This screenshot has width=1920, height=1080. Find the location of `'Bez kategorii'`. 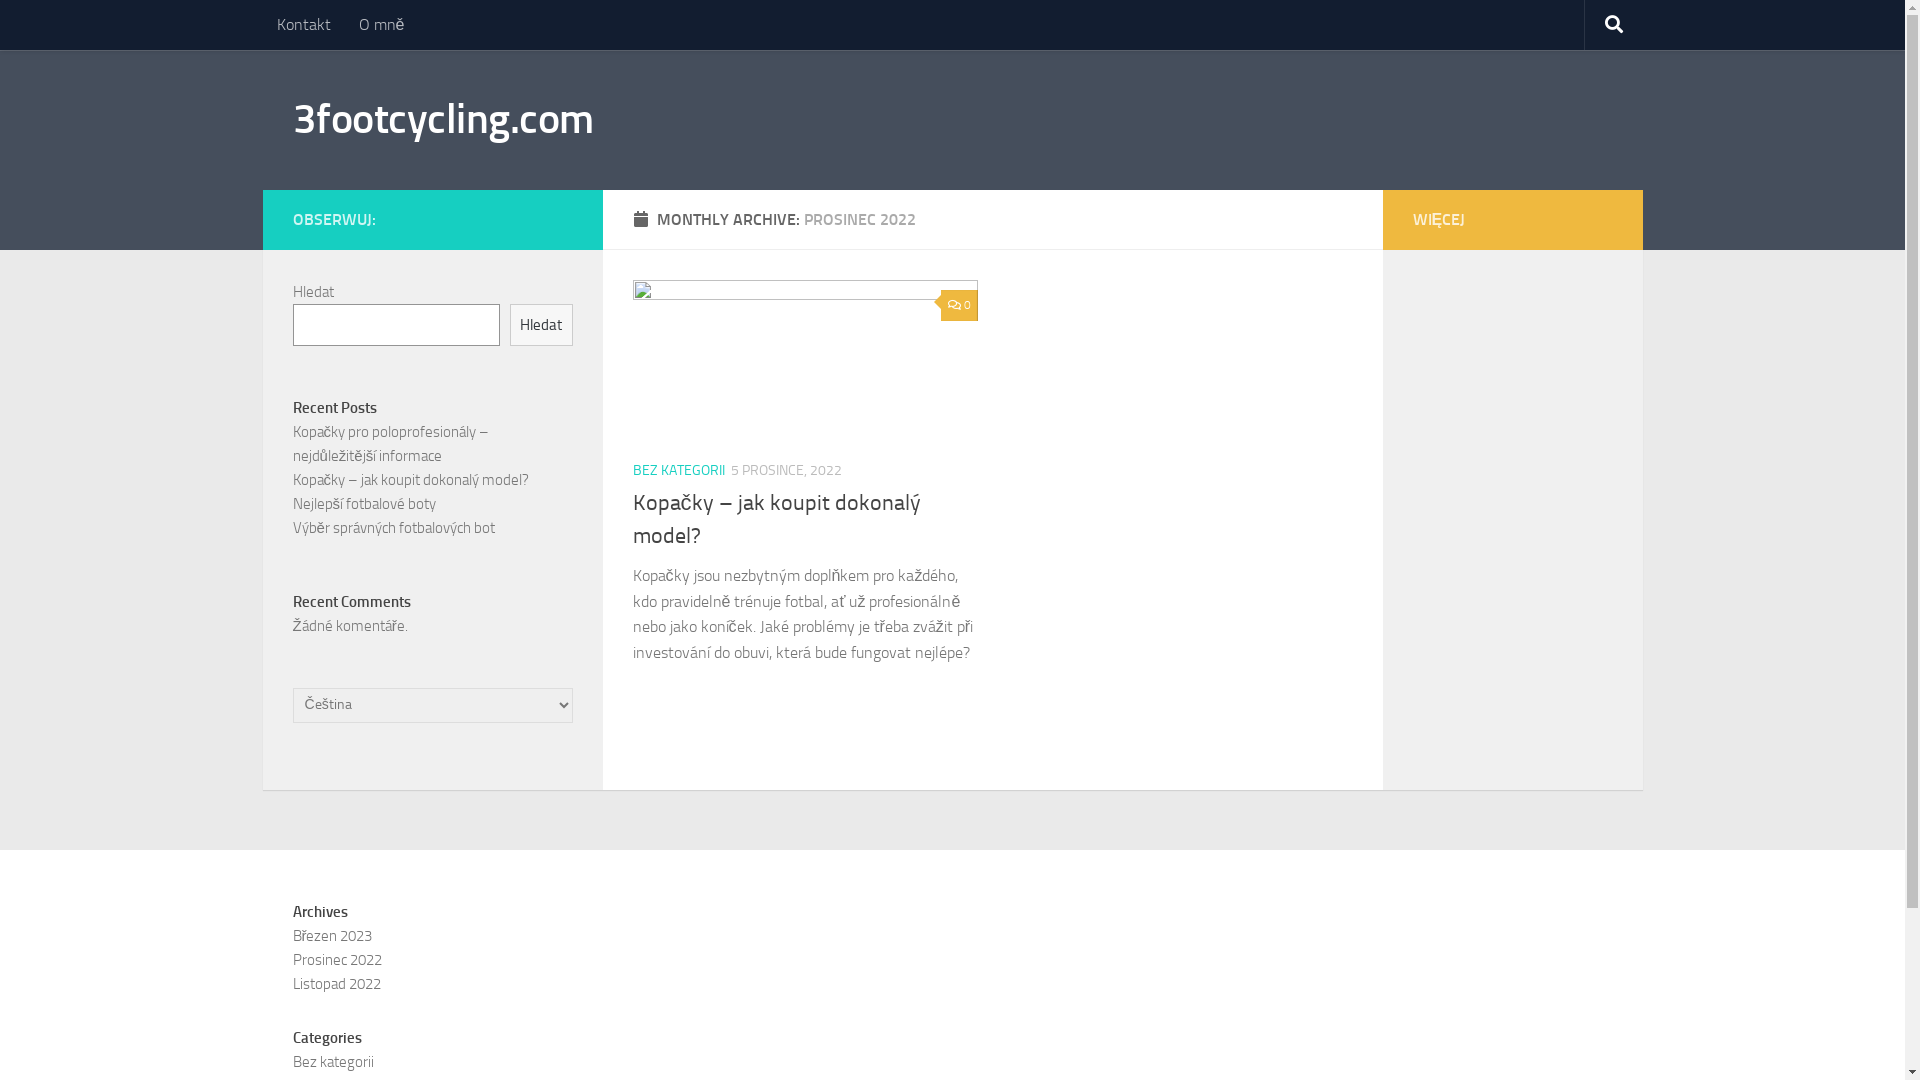

'Bez kategorii' is located at coordinates (332, 1060).